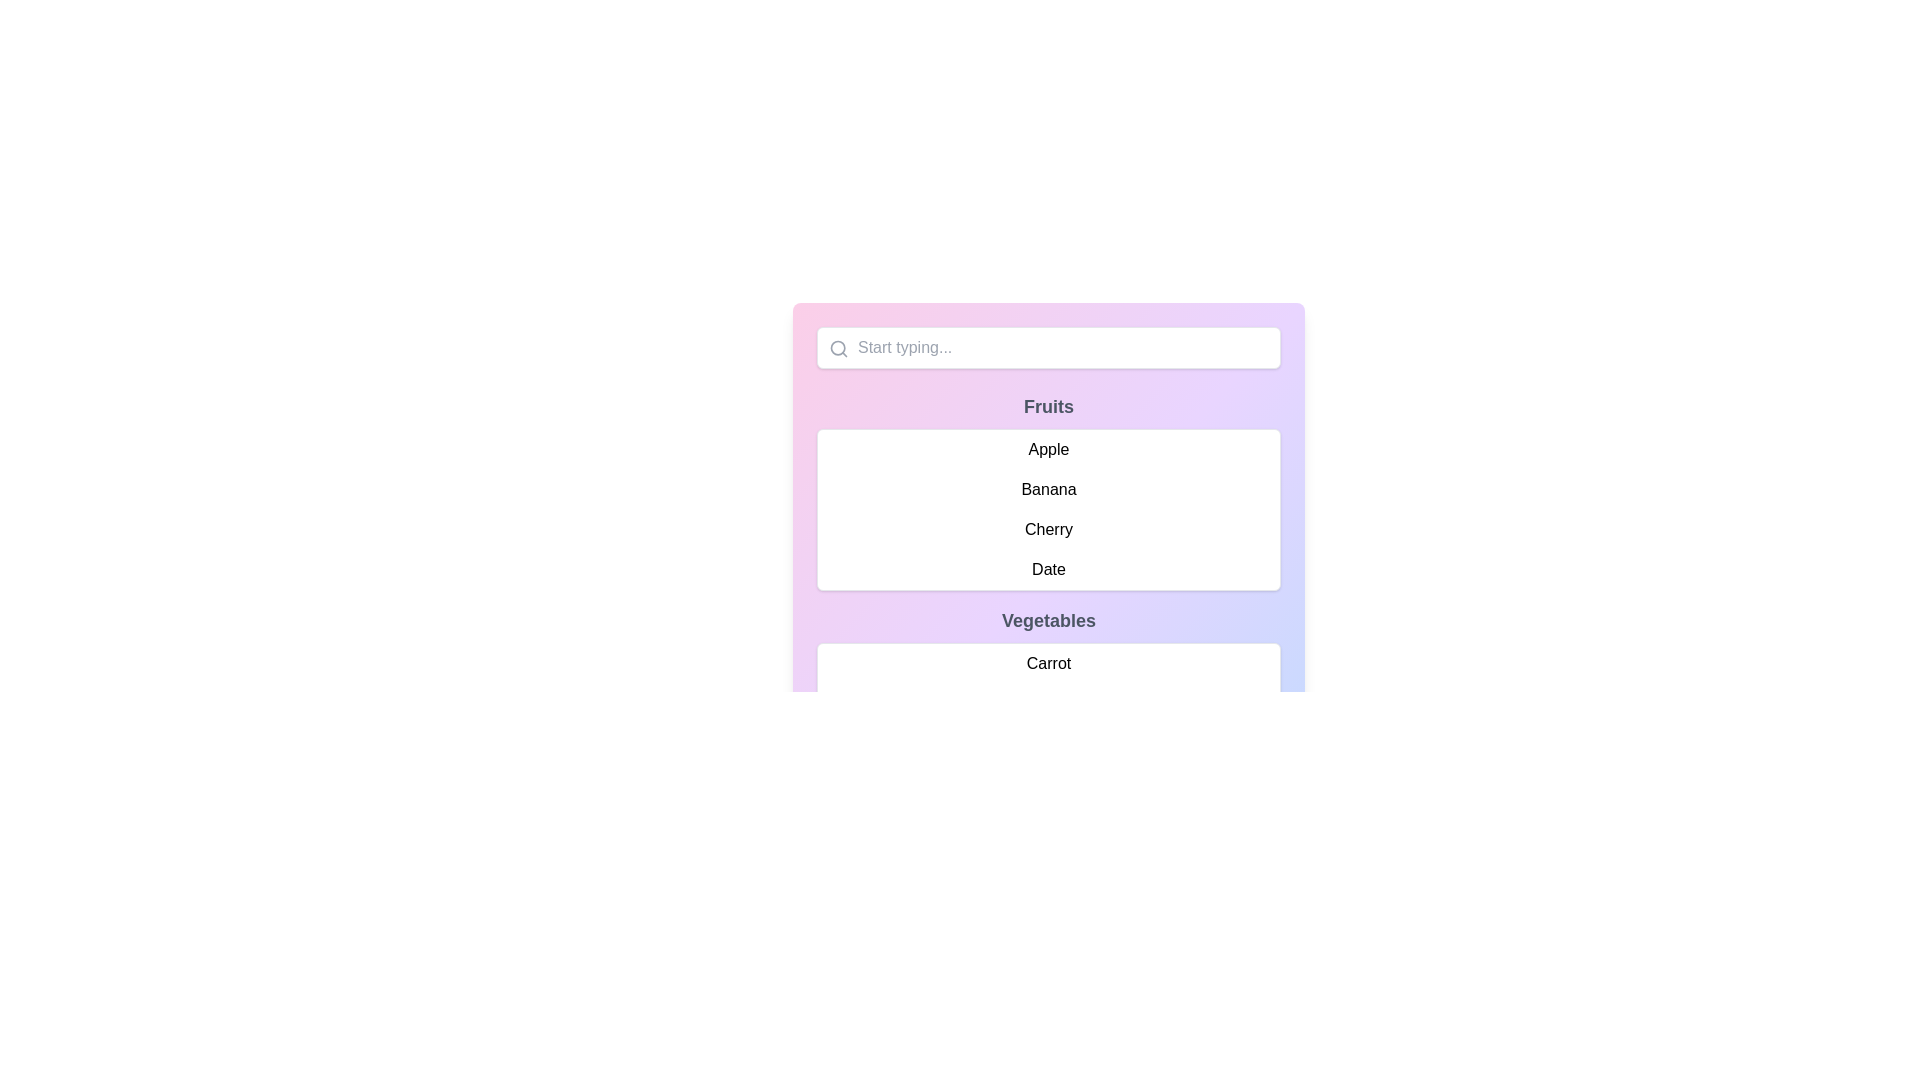  What do you see at coordinates (1048, 528) in the screenshot?
I see `to select the 'Cherry' menu item, which is the third item in a vertical list of fruits displayed with a white background and changes to purple on hover` at bounding box center [1048, 528].